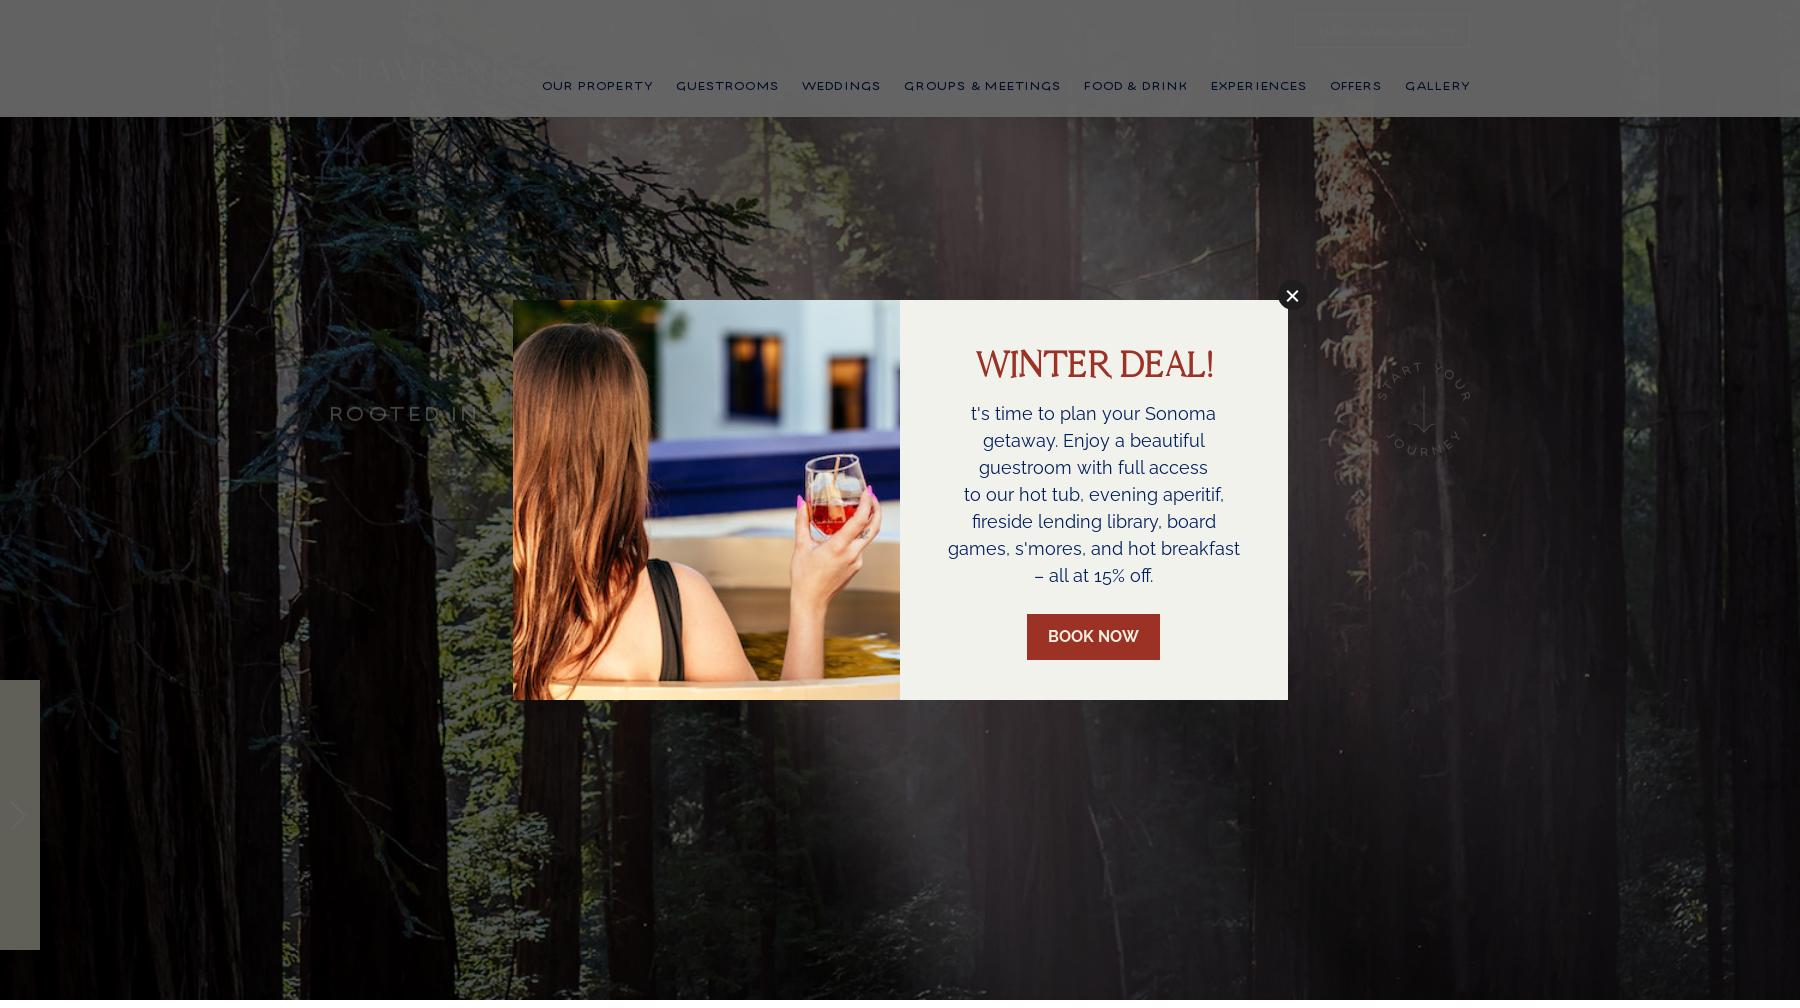  Describe the element at coordinates (485, 756) in the screenshot. I see `'Natural Wonder'` at that location.